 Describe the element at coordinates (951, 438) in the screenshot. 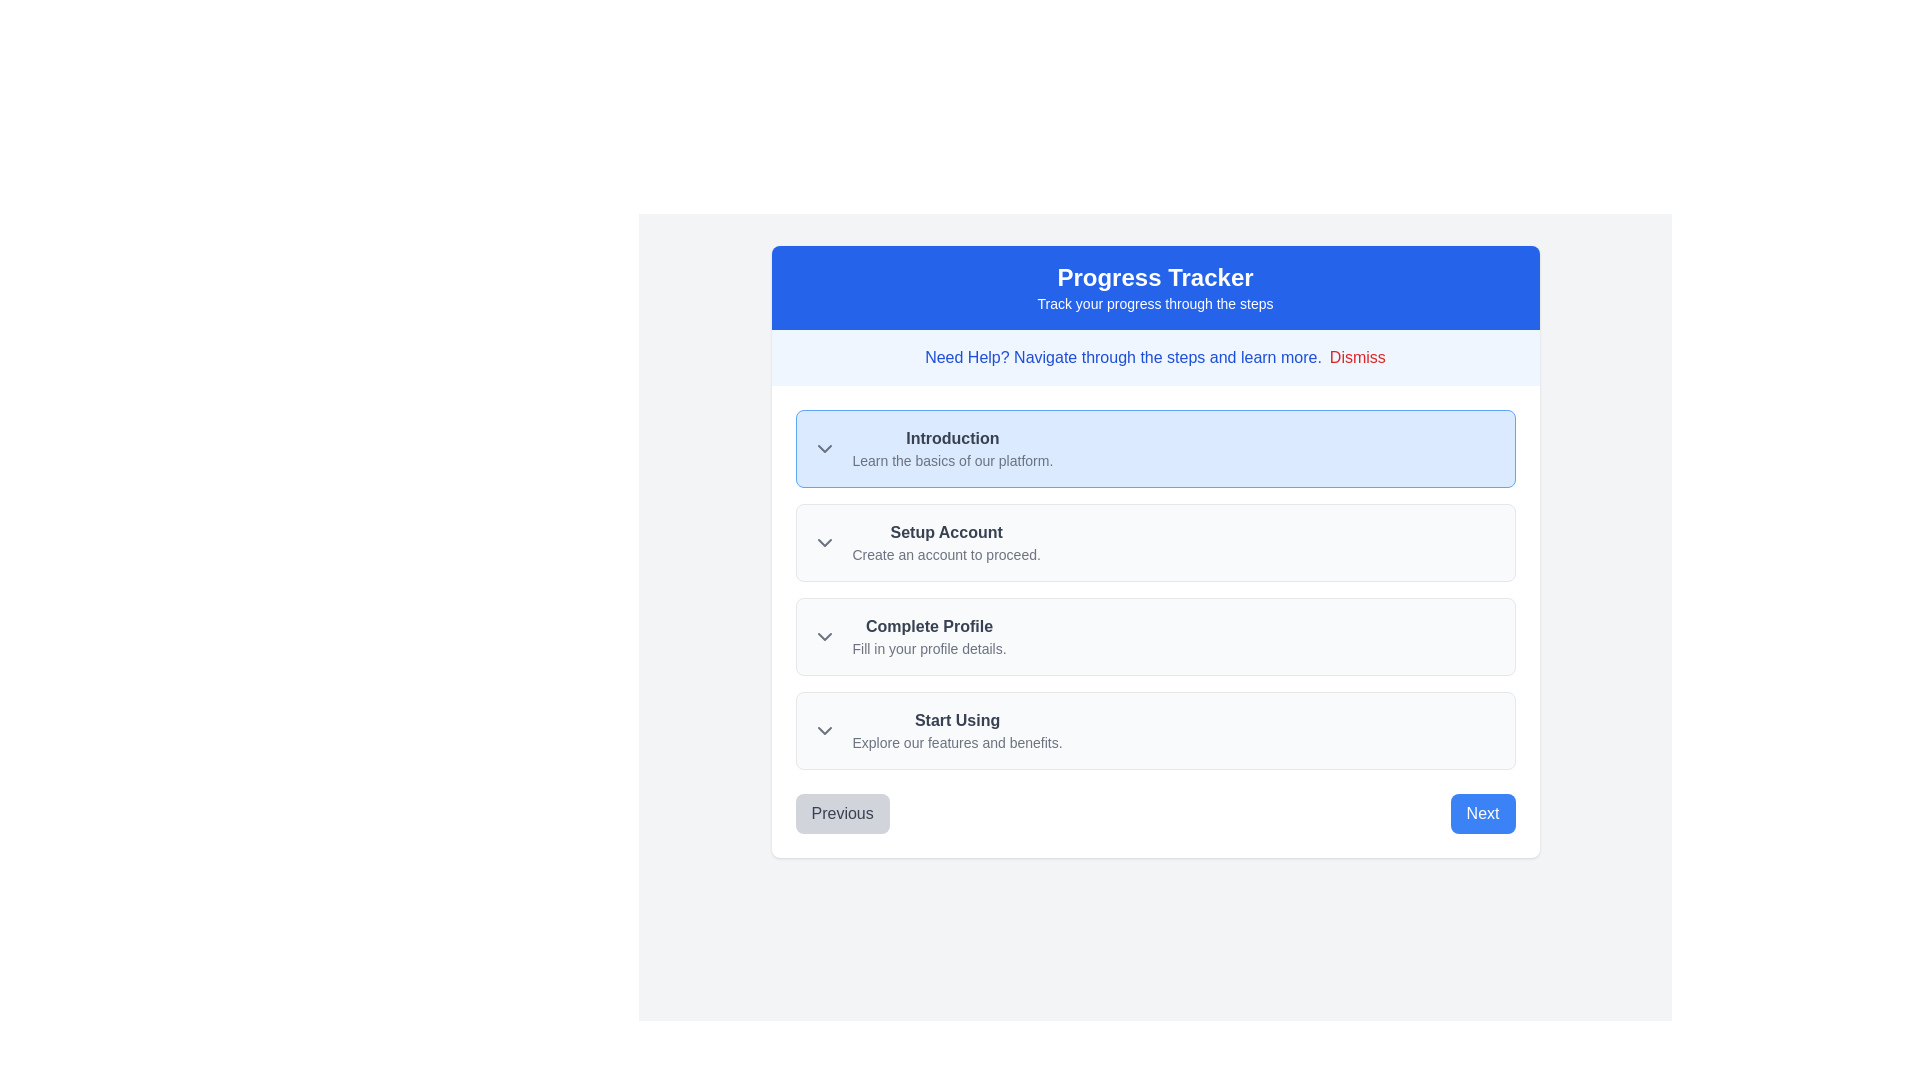

I see `the 'Introduction' label element, which is styled with a bold font and dark gray color against a light blue background, positioned at the top of a vertical list in a 'Progress Tracker' interface` at that location.